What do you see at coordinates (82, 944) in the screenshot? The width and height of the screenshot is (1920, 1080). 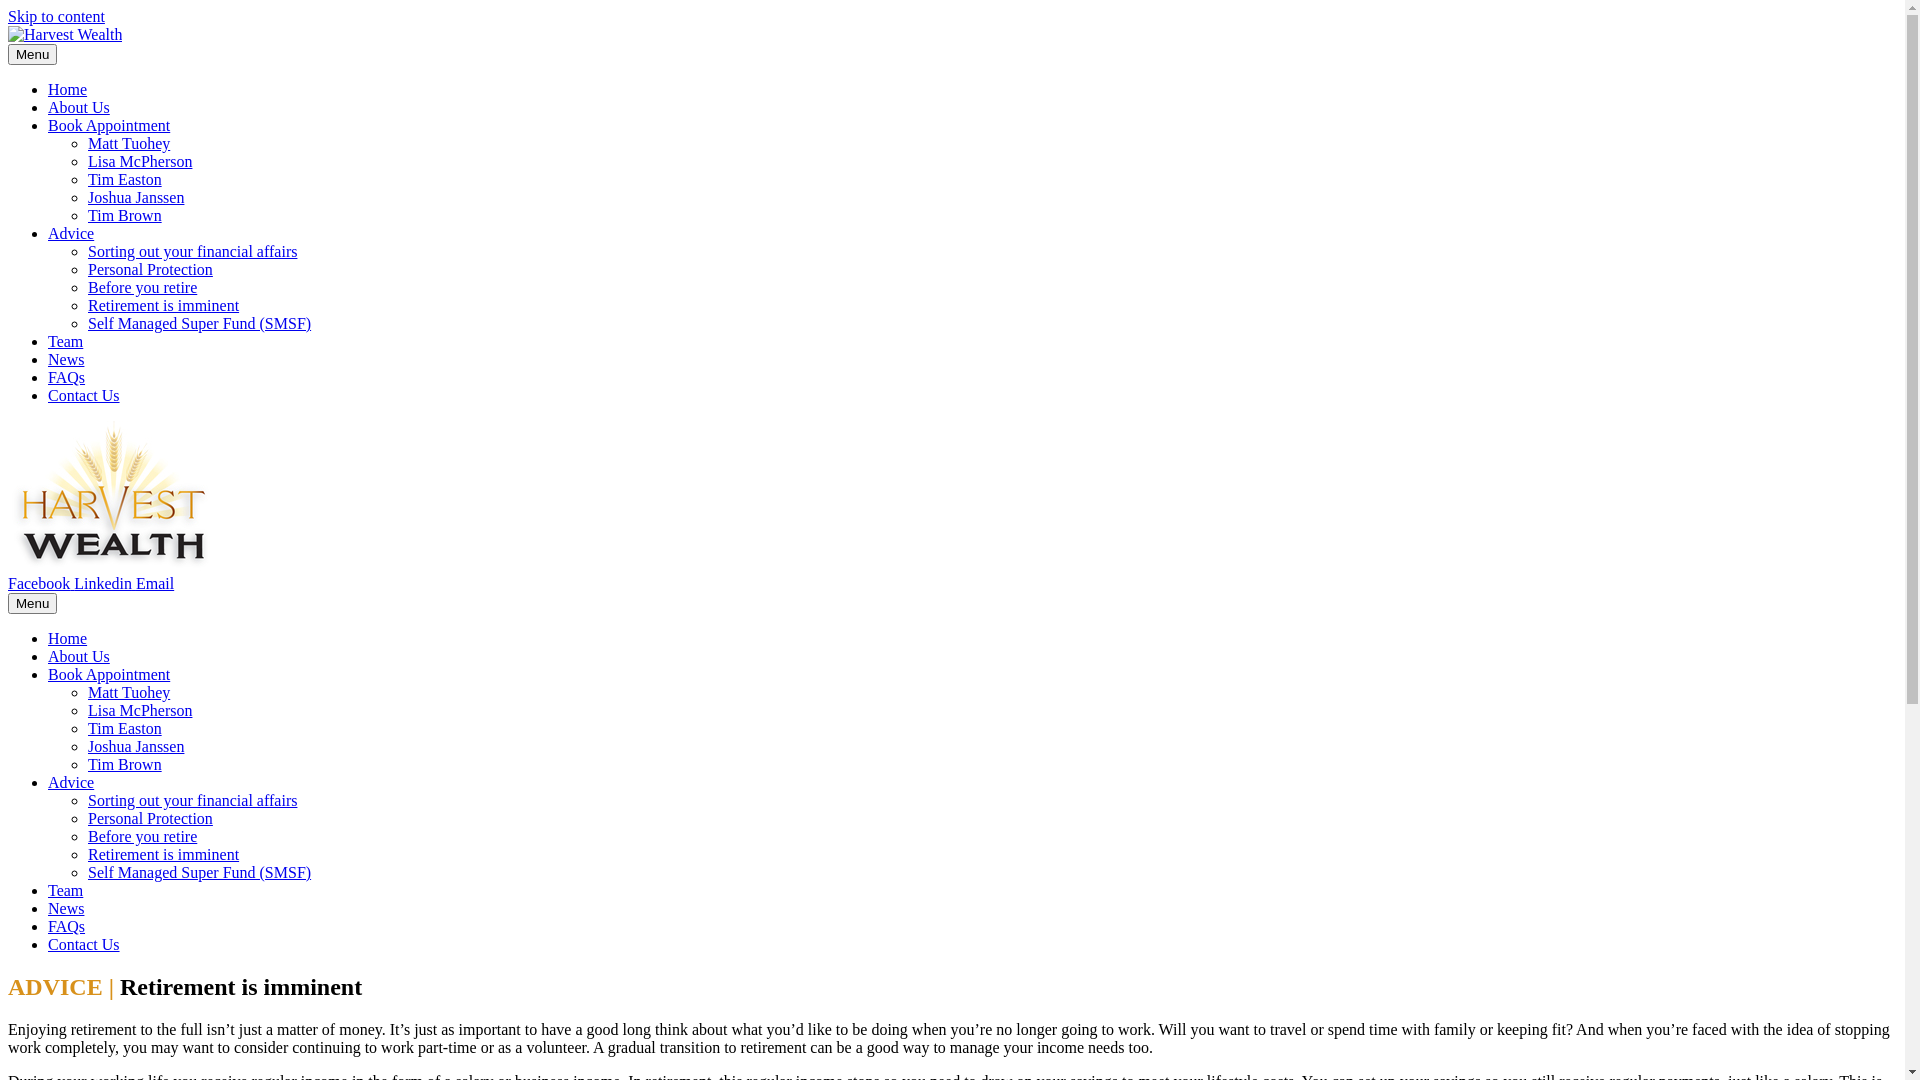 I see `'Contact Us'` at bounding box center [82, 944].